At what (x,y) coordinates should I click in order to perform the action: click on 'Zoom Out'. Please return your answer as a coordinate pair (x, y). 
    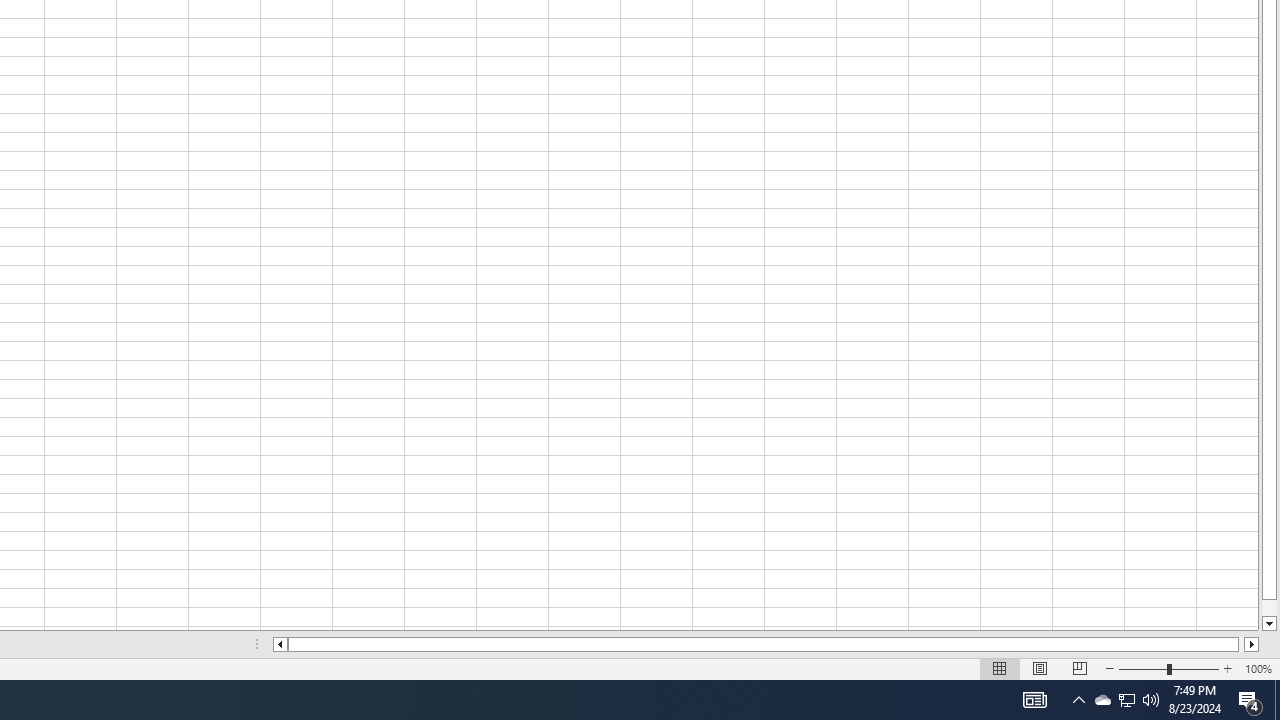
    Looking at the image, I should click on (1143, 669).